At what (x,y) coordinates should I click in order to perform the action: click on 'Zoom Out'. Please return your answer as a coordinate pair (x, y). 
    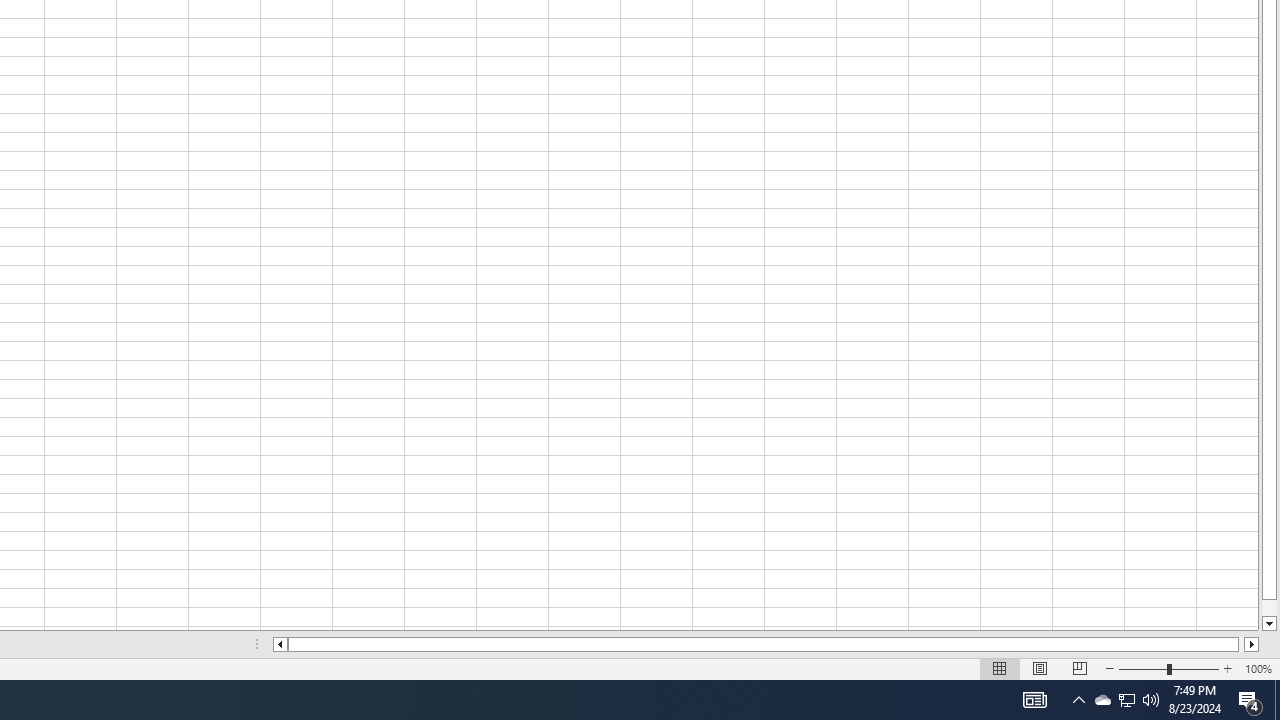
    Looking at the image, I should click on (1143, 669).